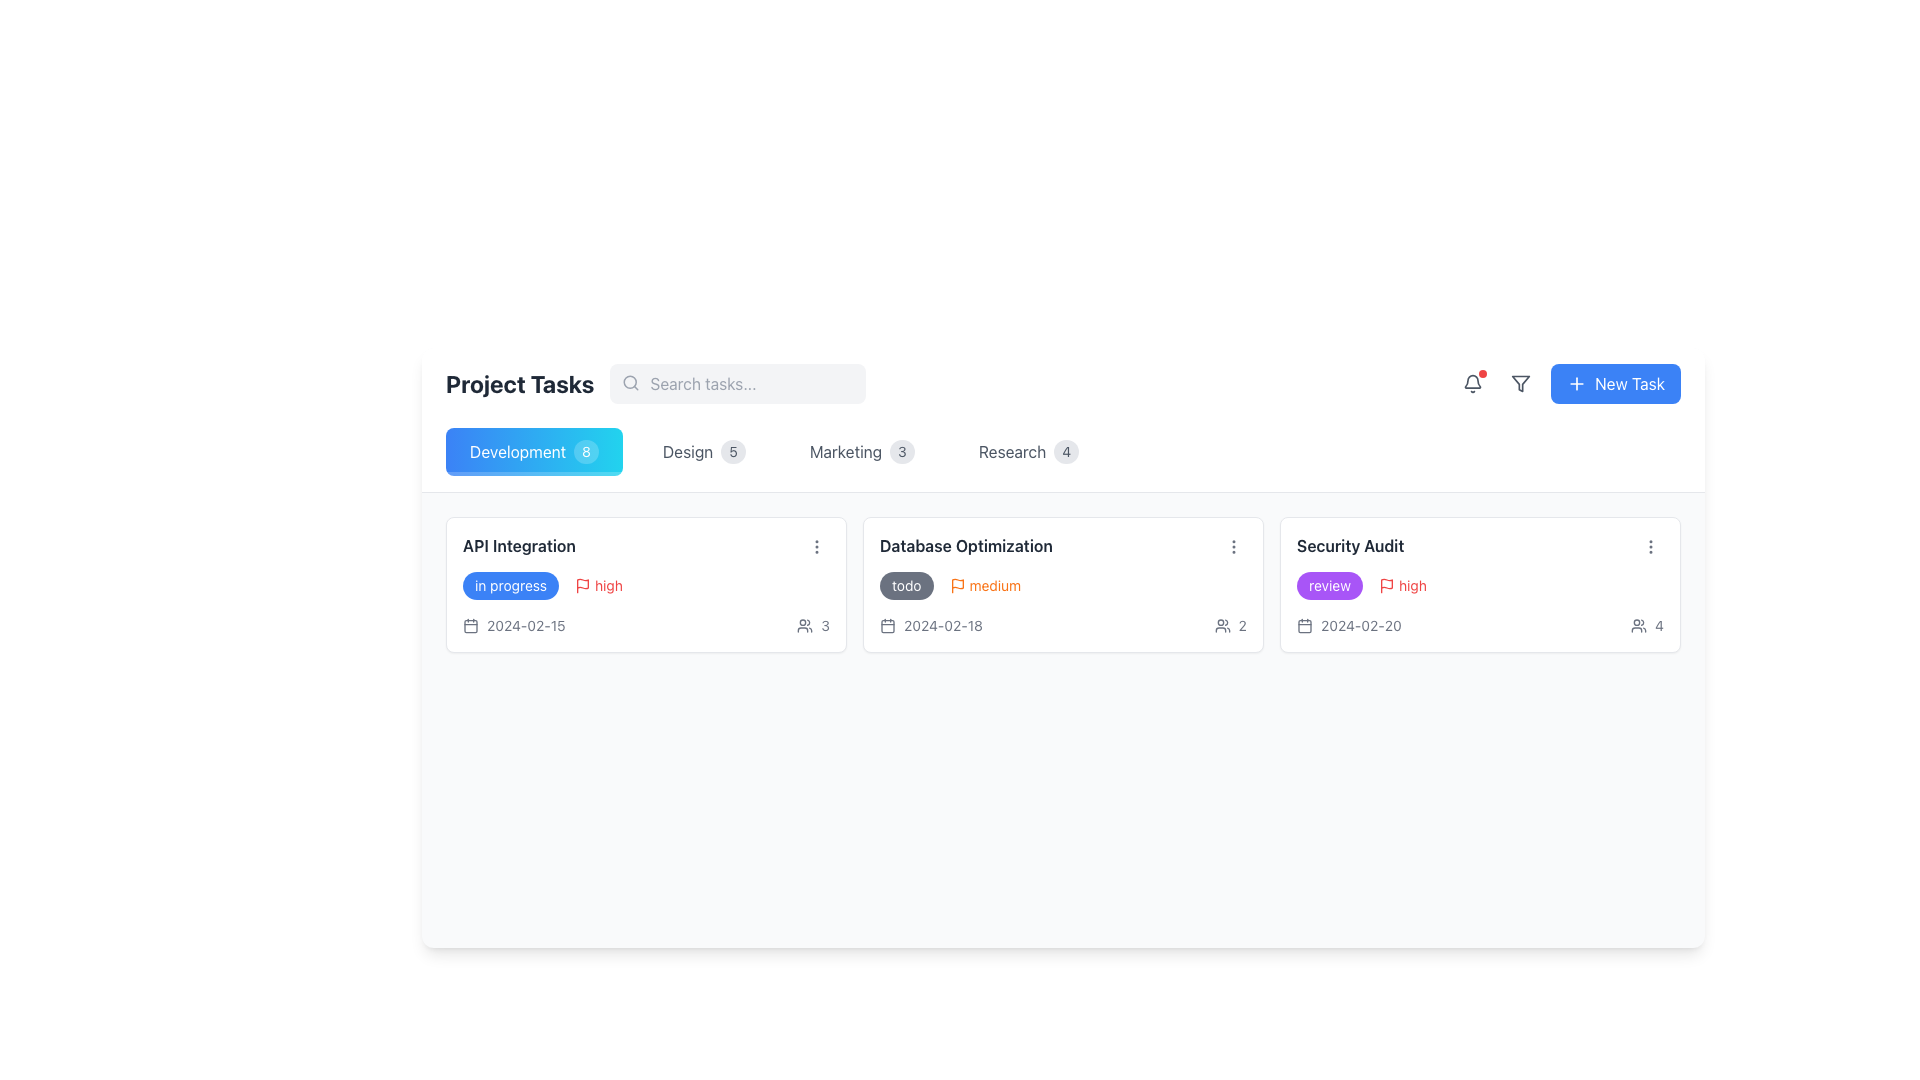 Image resolution: width=1920 pixels, height=1080 pixels. I want to click on the calendar icon positioned to the left of the date '2024-02-18' in the second card of the second row of tasks, so click(887, 624).